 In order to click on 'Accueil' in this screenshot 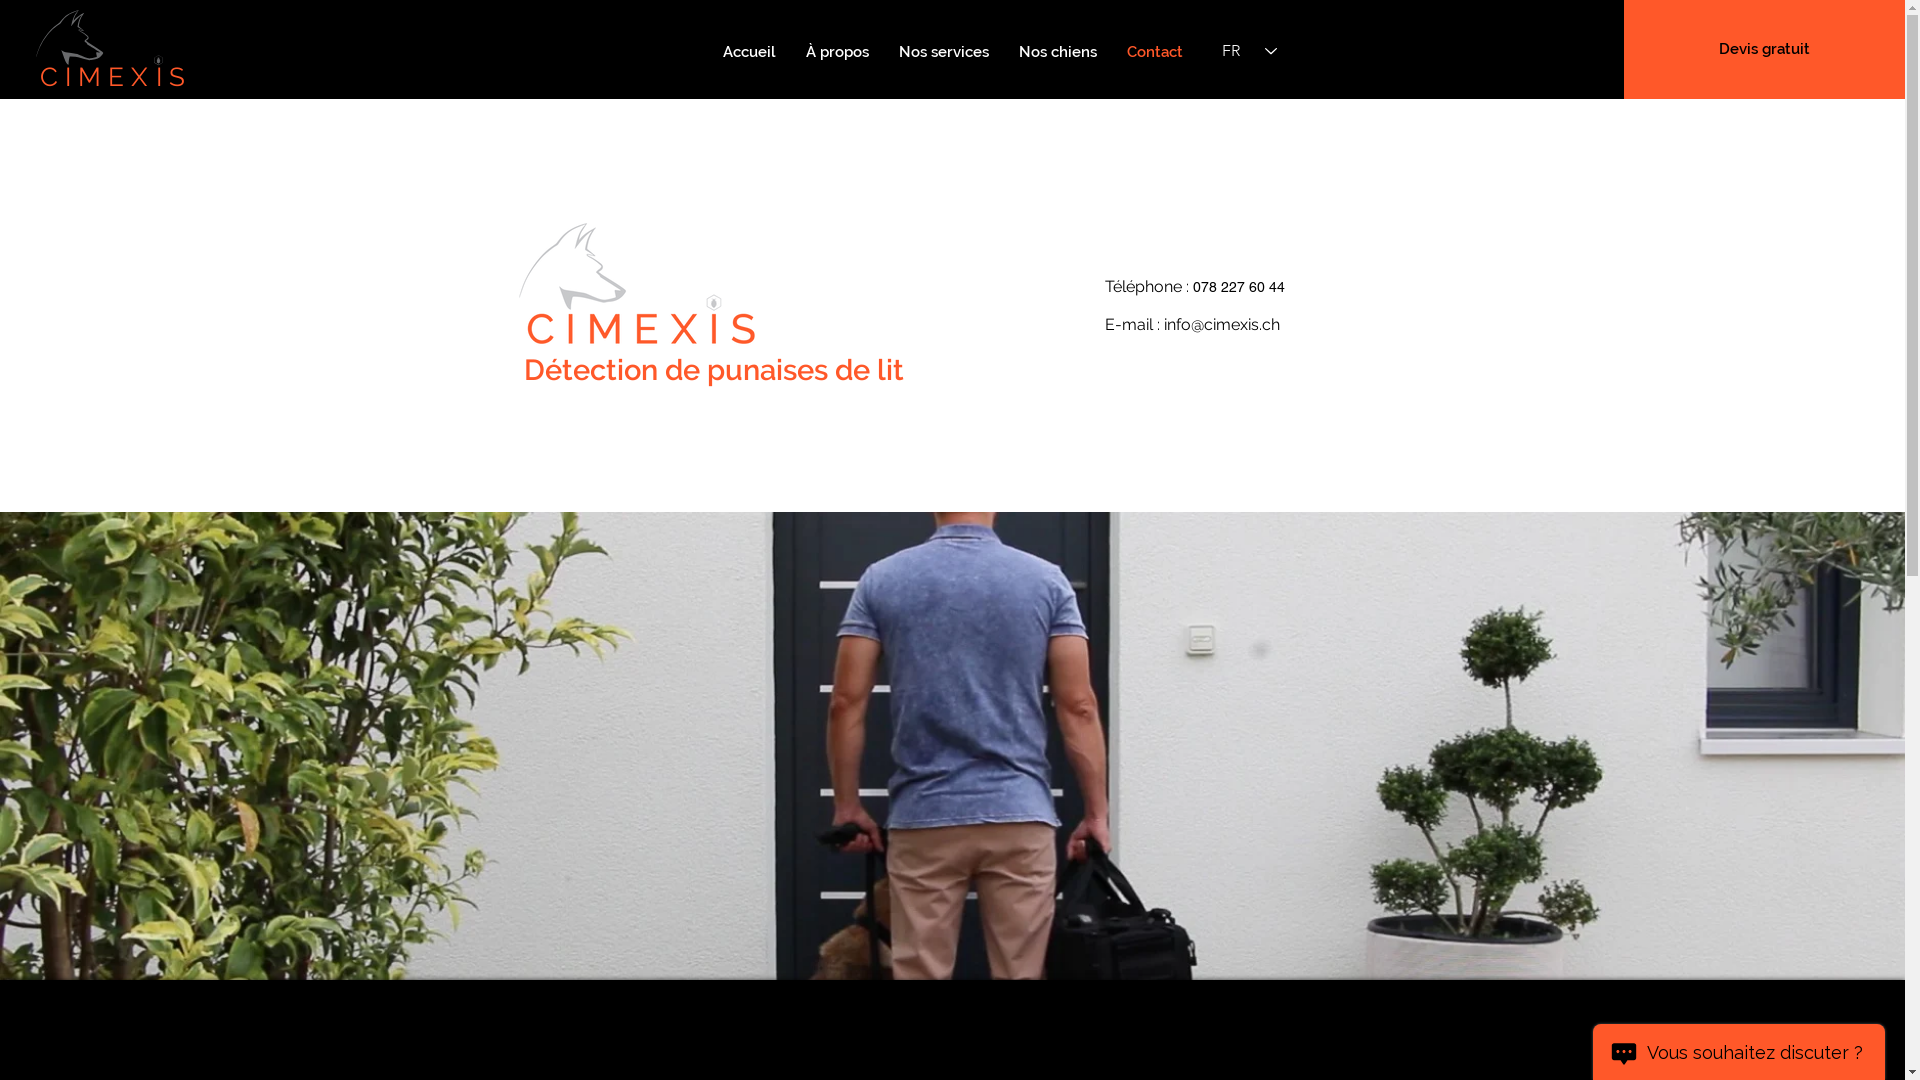, I will do `click(748, 50)`.